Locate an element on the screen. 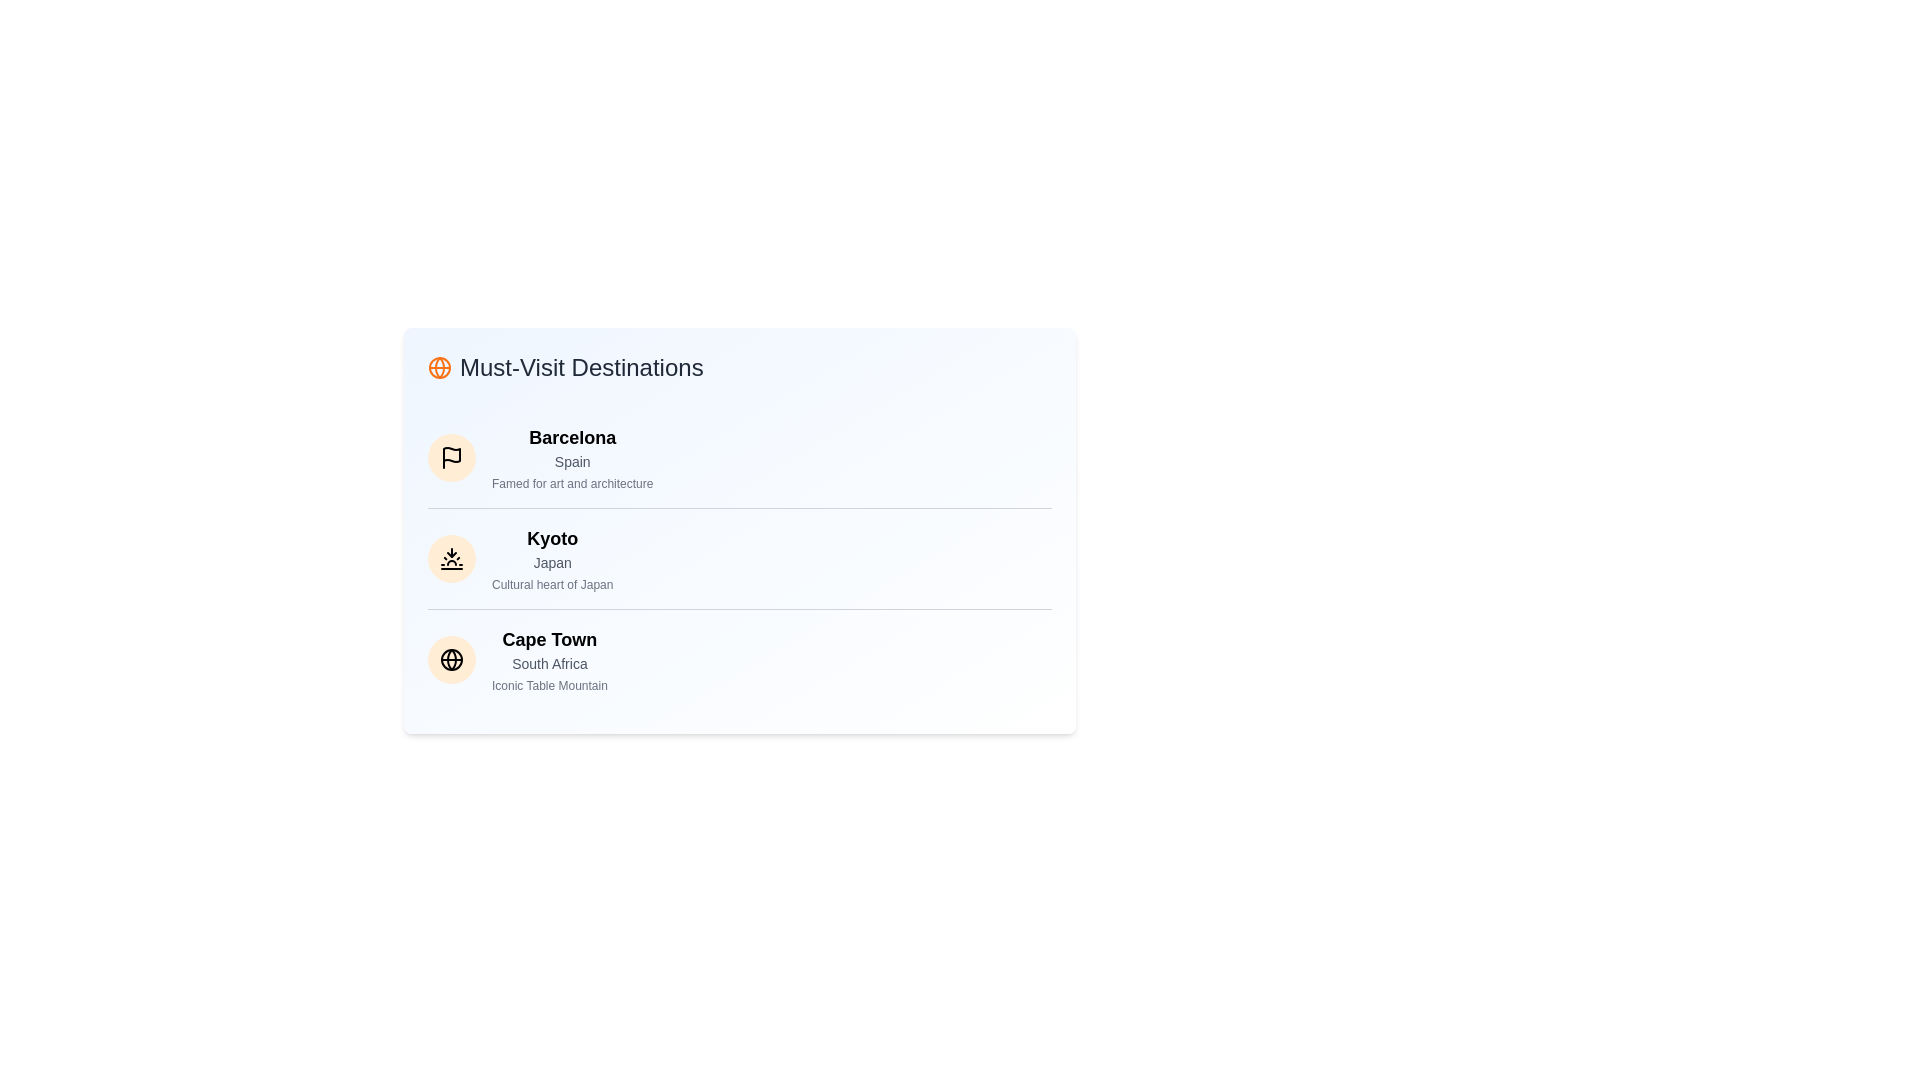 The width and height of the screenshot is (1920, 1080). the destination item corresponding to Kyoto is located at coordinates (450, 559).